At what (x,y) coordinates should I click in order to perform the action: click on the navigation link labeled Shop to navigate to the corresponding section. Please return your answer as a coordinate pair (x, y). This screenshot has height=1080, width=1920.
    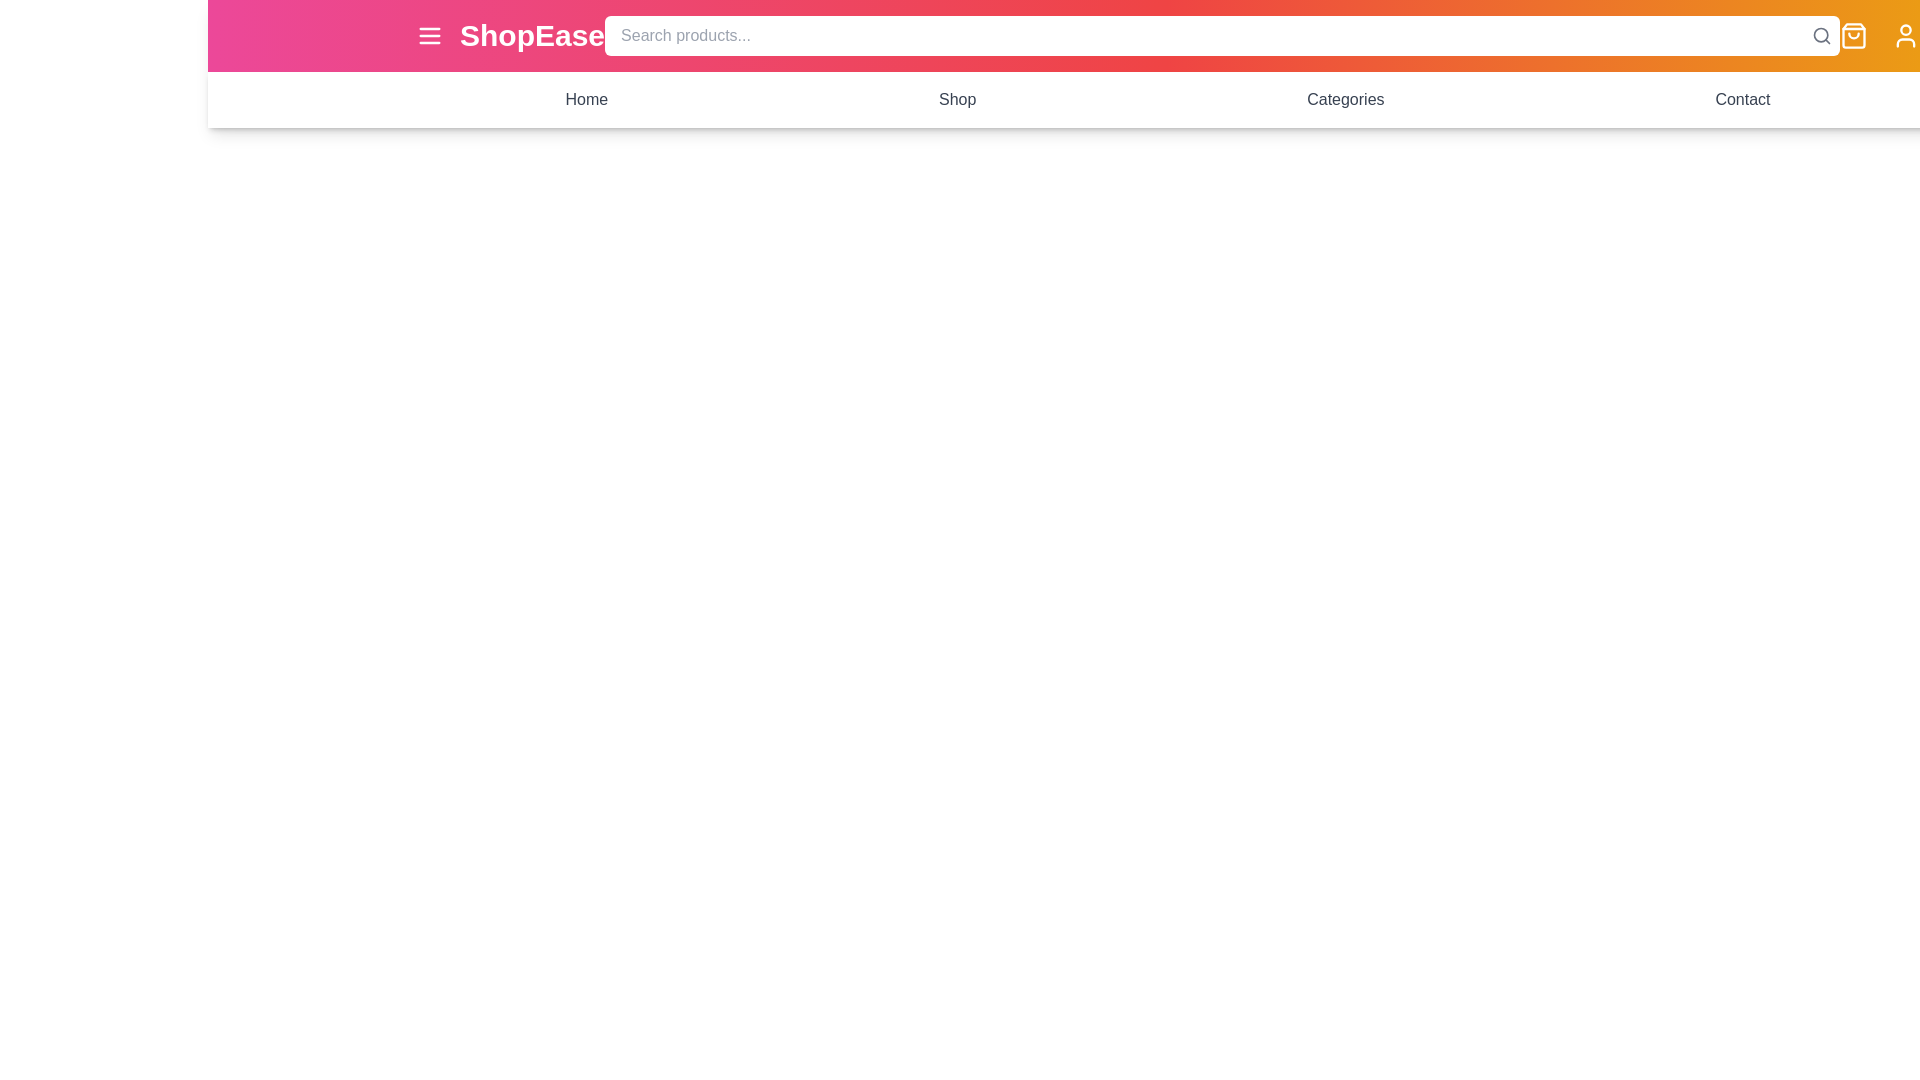
    Looking at the image, I should click on (956, 100).